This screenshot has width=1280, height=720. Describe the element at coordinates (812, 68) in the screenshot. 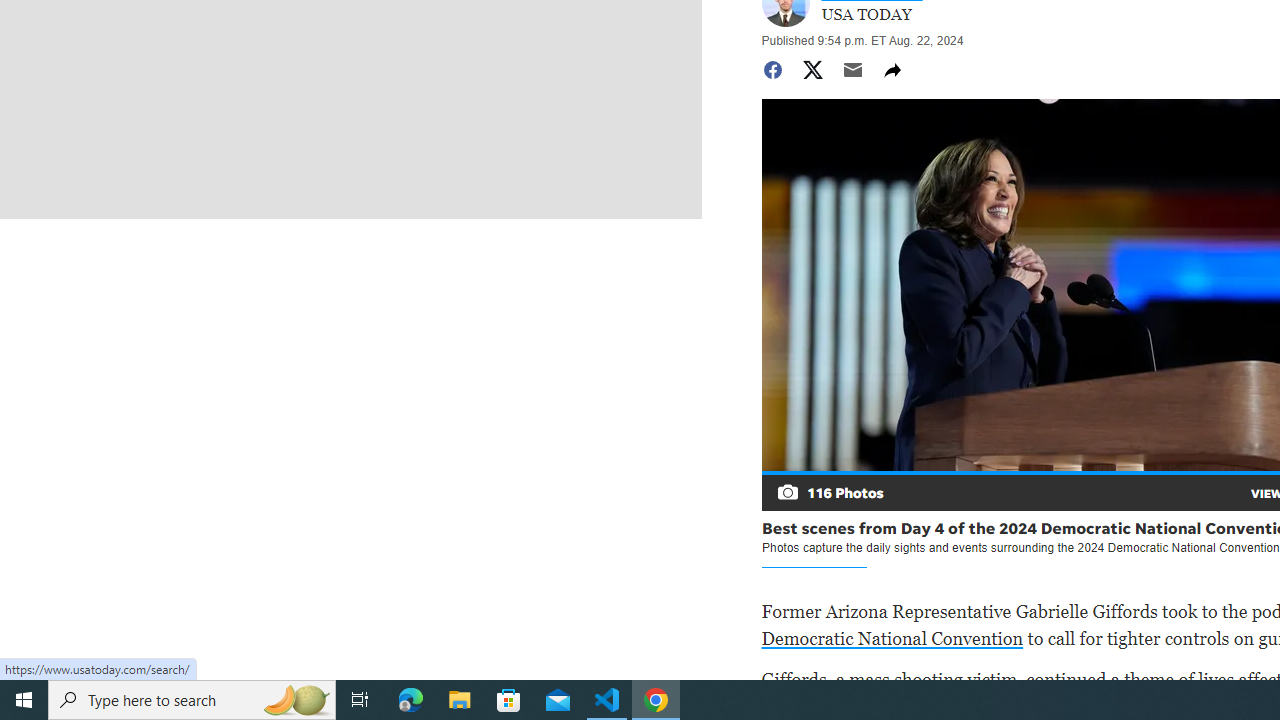

I see `'Share to Twitter'` at that location.